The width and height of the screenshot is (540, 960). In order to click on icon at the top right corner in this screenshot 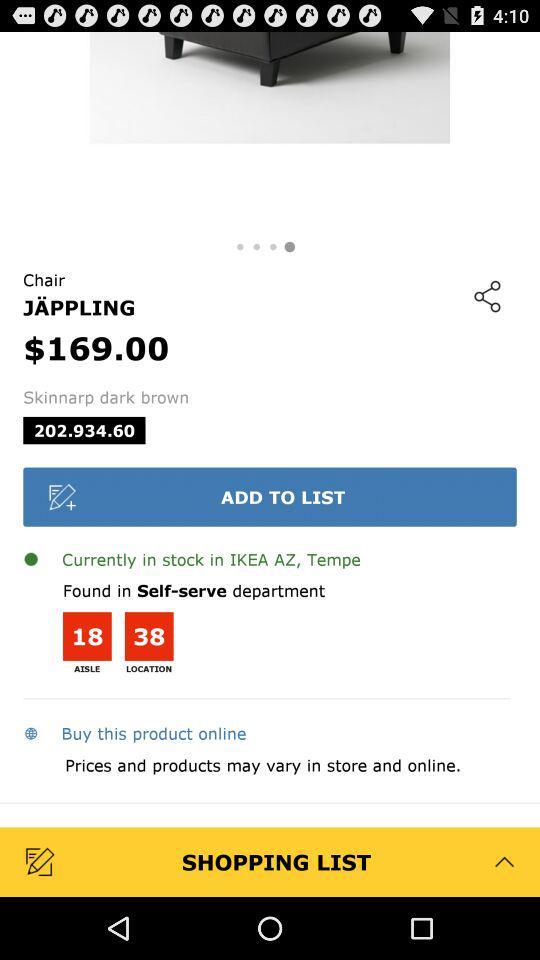, I will do `click(486, 295)`.